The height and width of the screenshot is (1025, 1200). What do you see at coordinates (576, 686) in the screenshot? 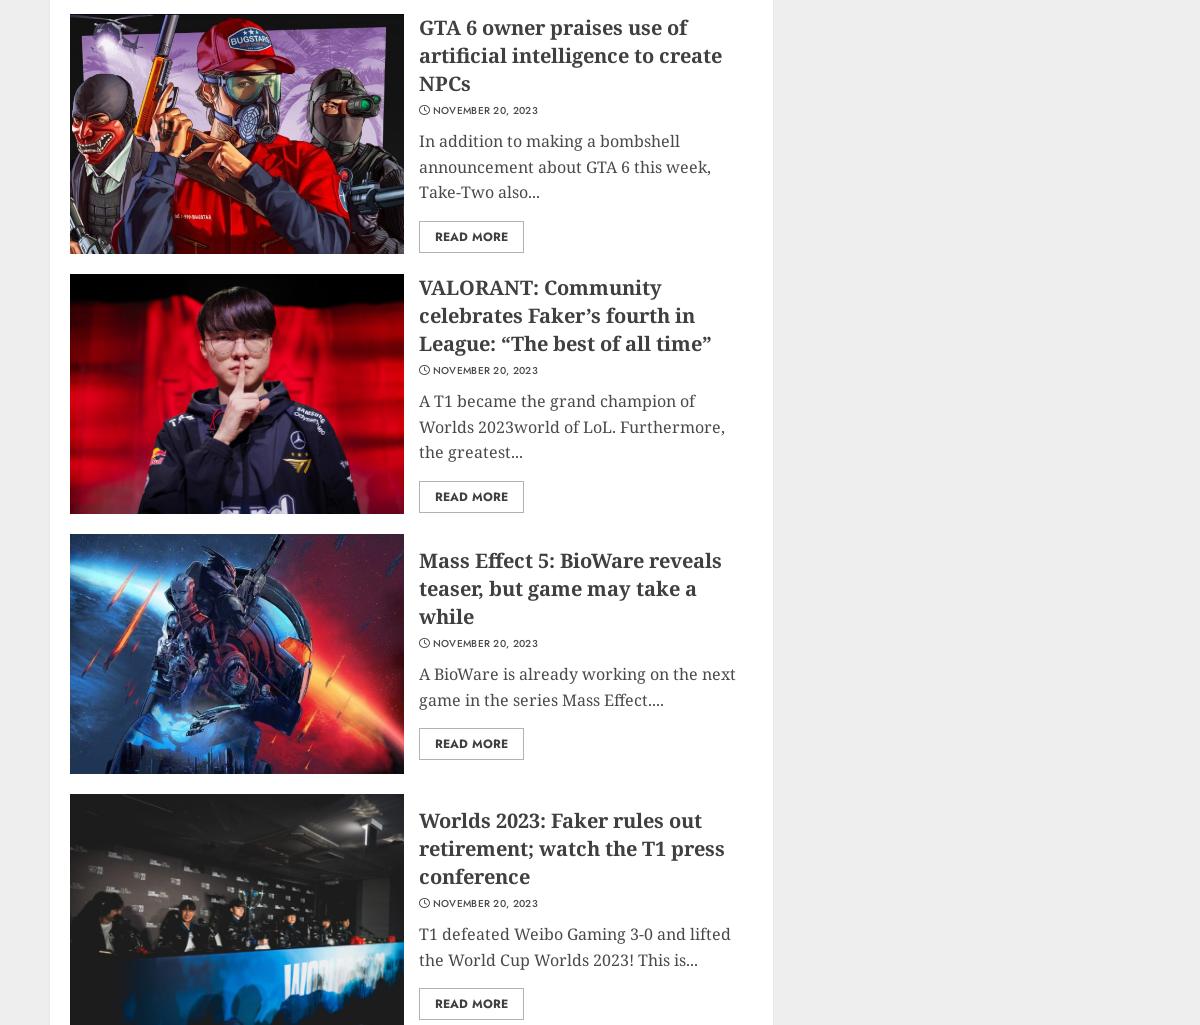
I see `'A BioWare is already working on the next game in the series Mass Effect....'` at bounding box center [576, 686].